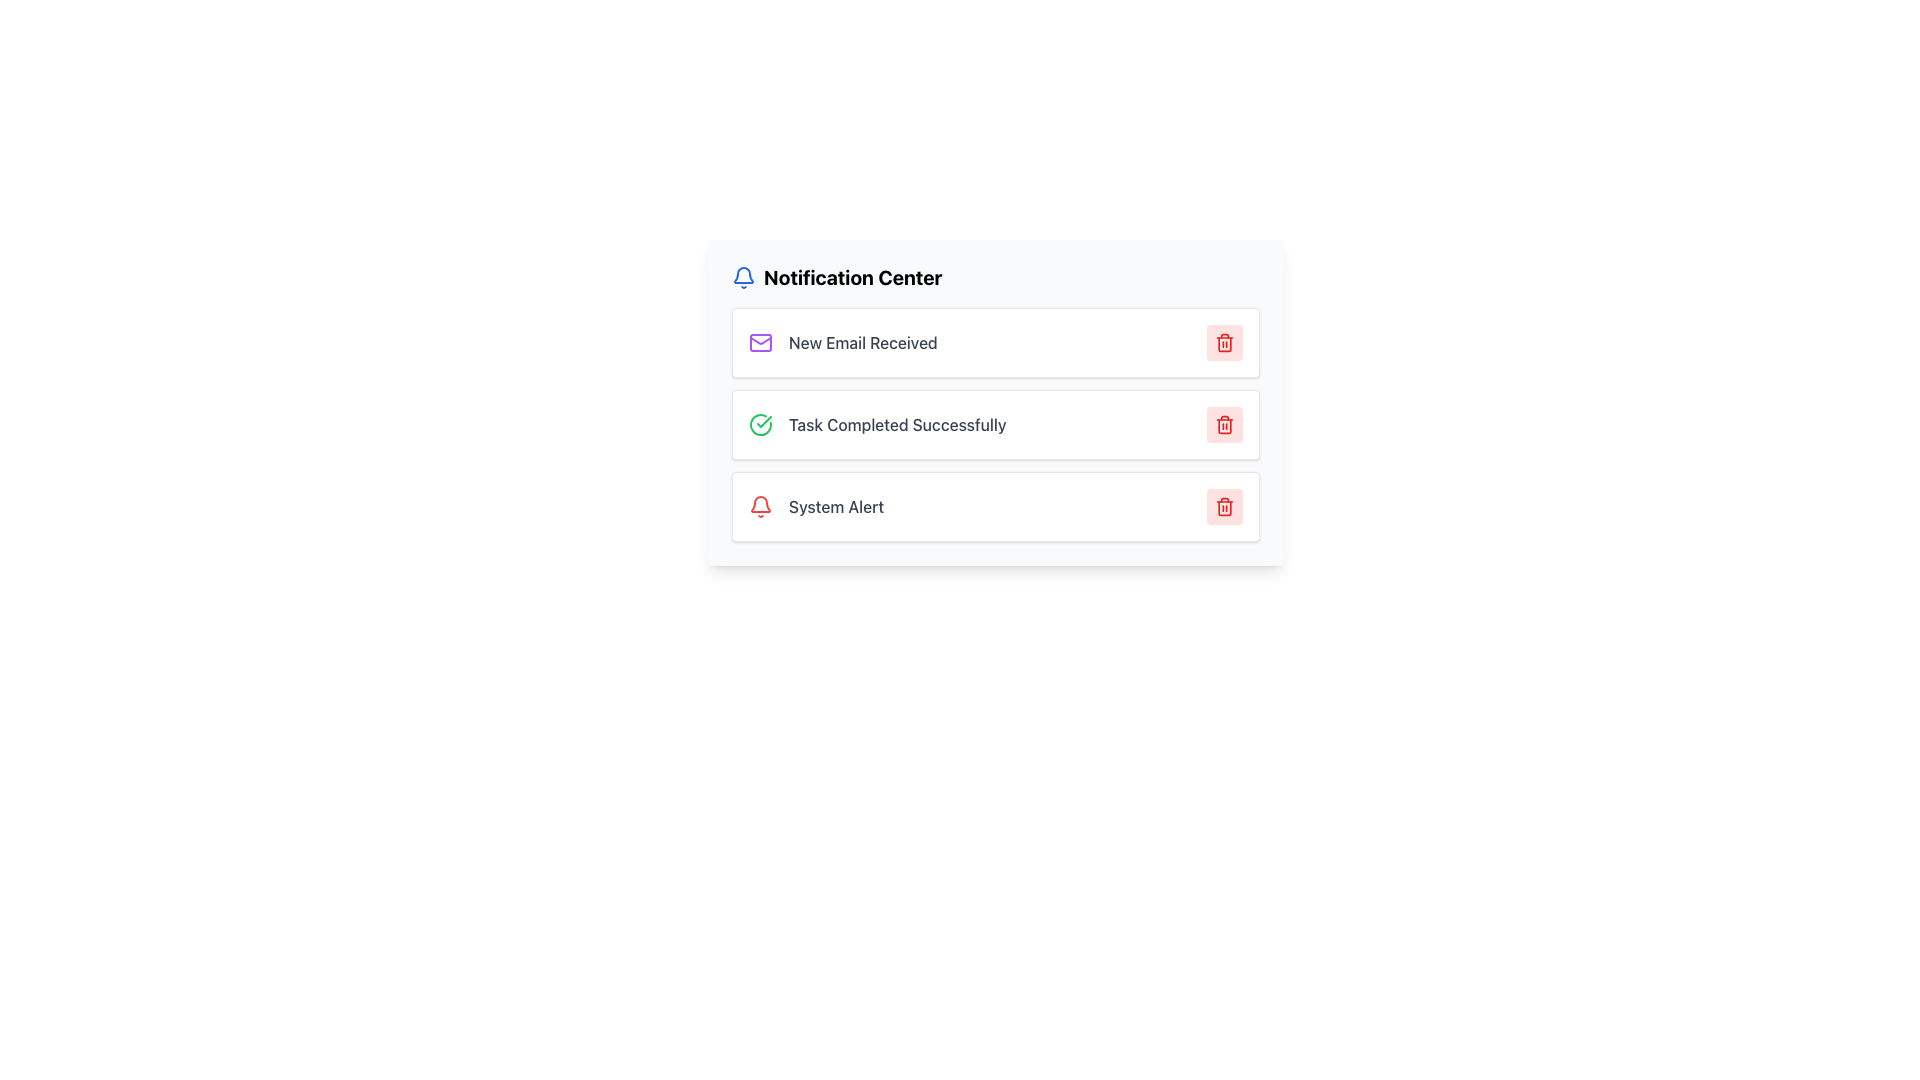  I want to click on the second trash button on the right side of the 'Task Completed Successfully' notification, so click(1223, 423).